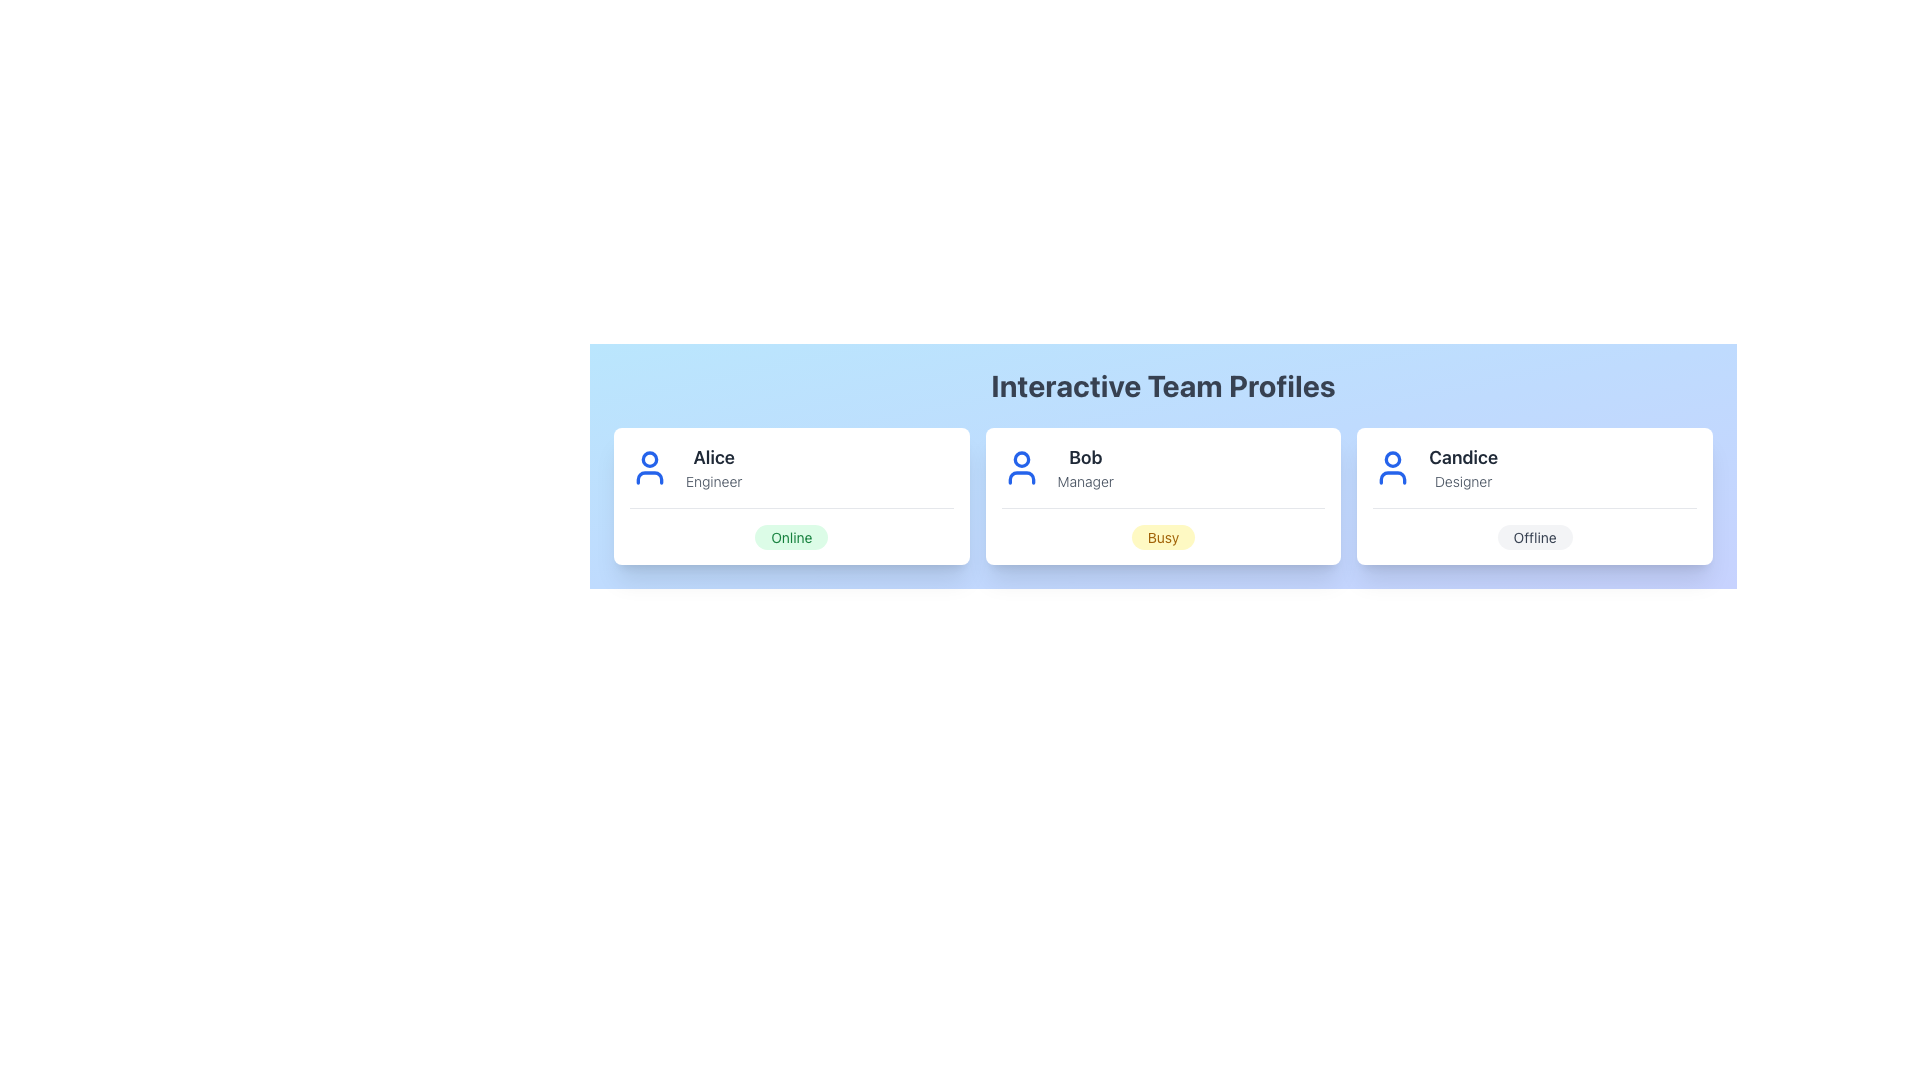  What do you see at coordinates (790, 527) in the screenshot?
I see `the online status label for user 'Alice', located at the bottom center of the profile card, below the roles 'Engineer' text and next to the profile picture` at bounding box center [790, 527].